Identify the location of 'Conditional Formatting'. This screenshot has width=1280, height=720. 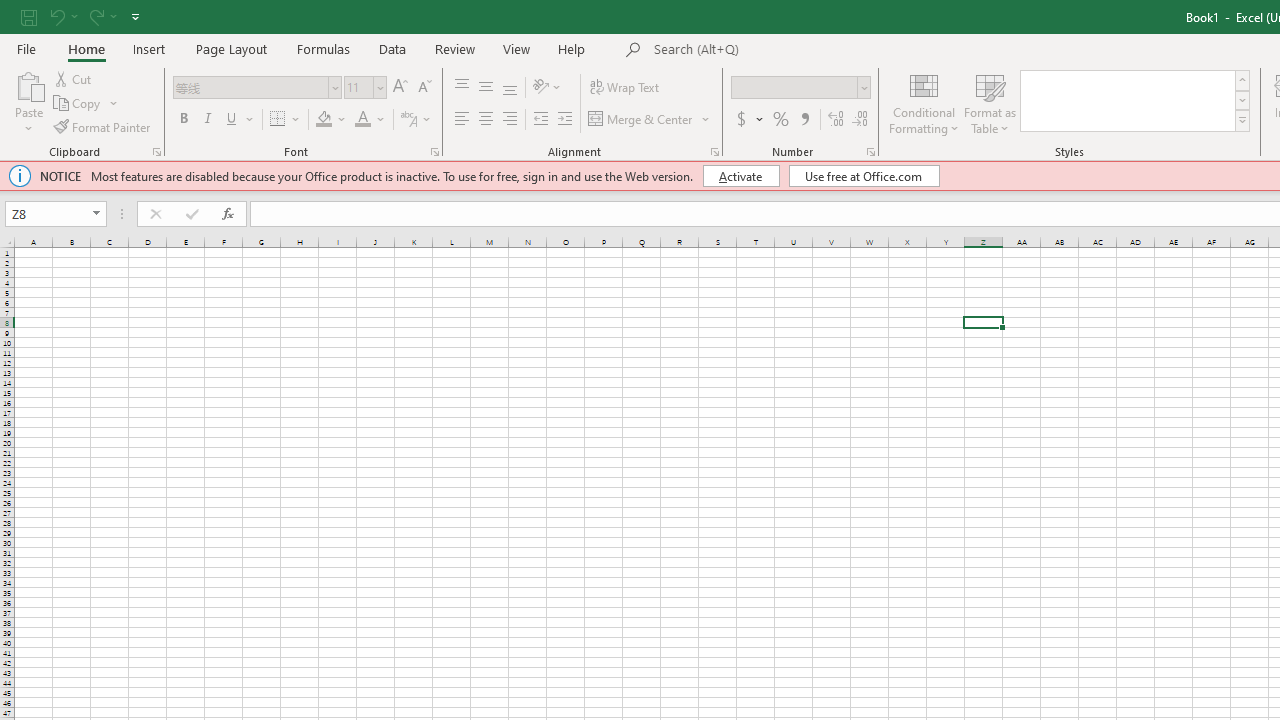
(923, 103).